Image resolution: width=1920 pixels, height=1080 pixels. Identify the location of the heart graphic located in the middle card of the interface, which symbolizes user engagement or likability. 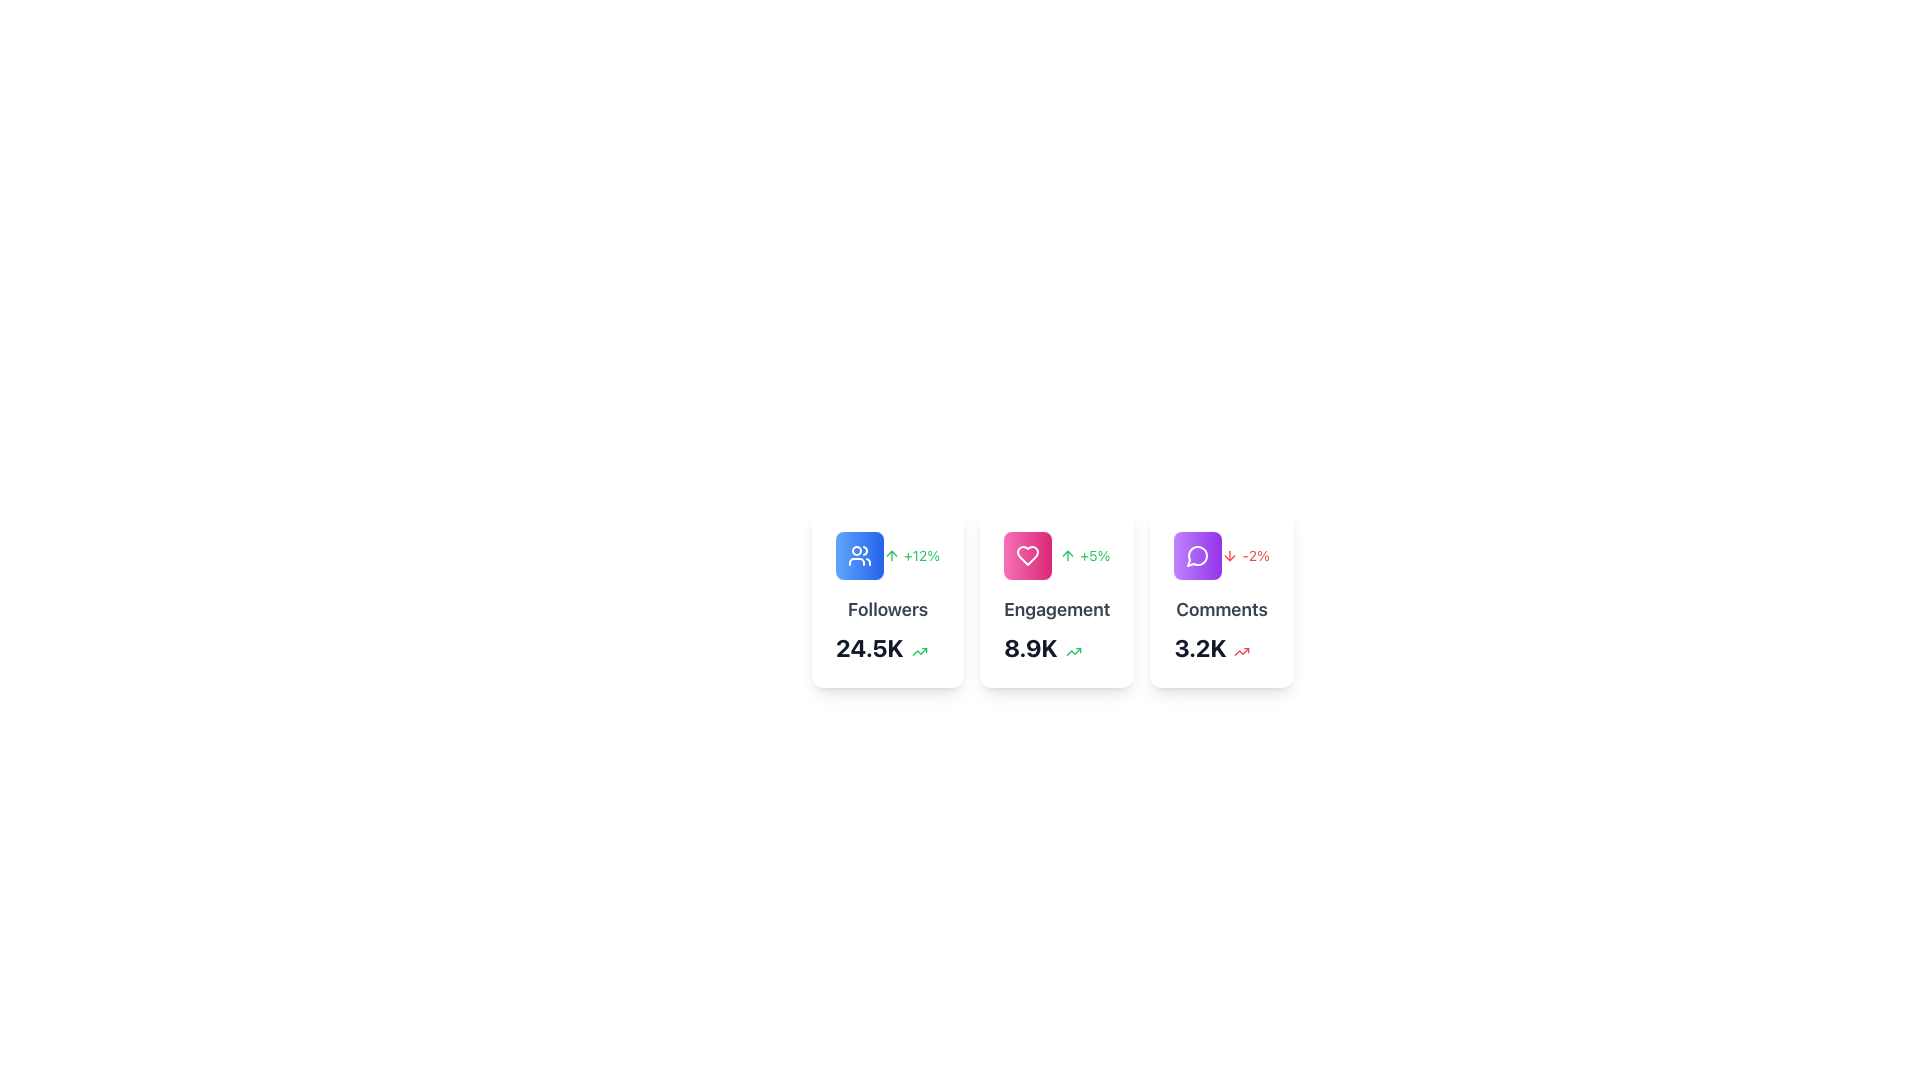
(1028, 555).